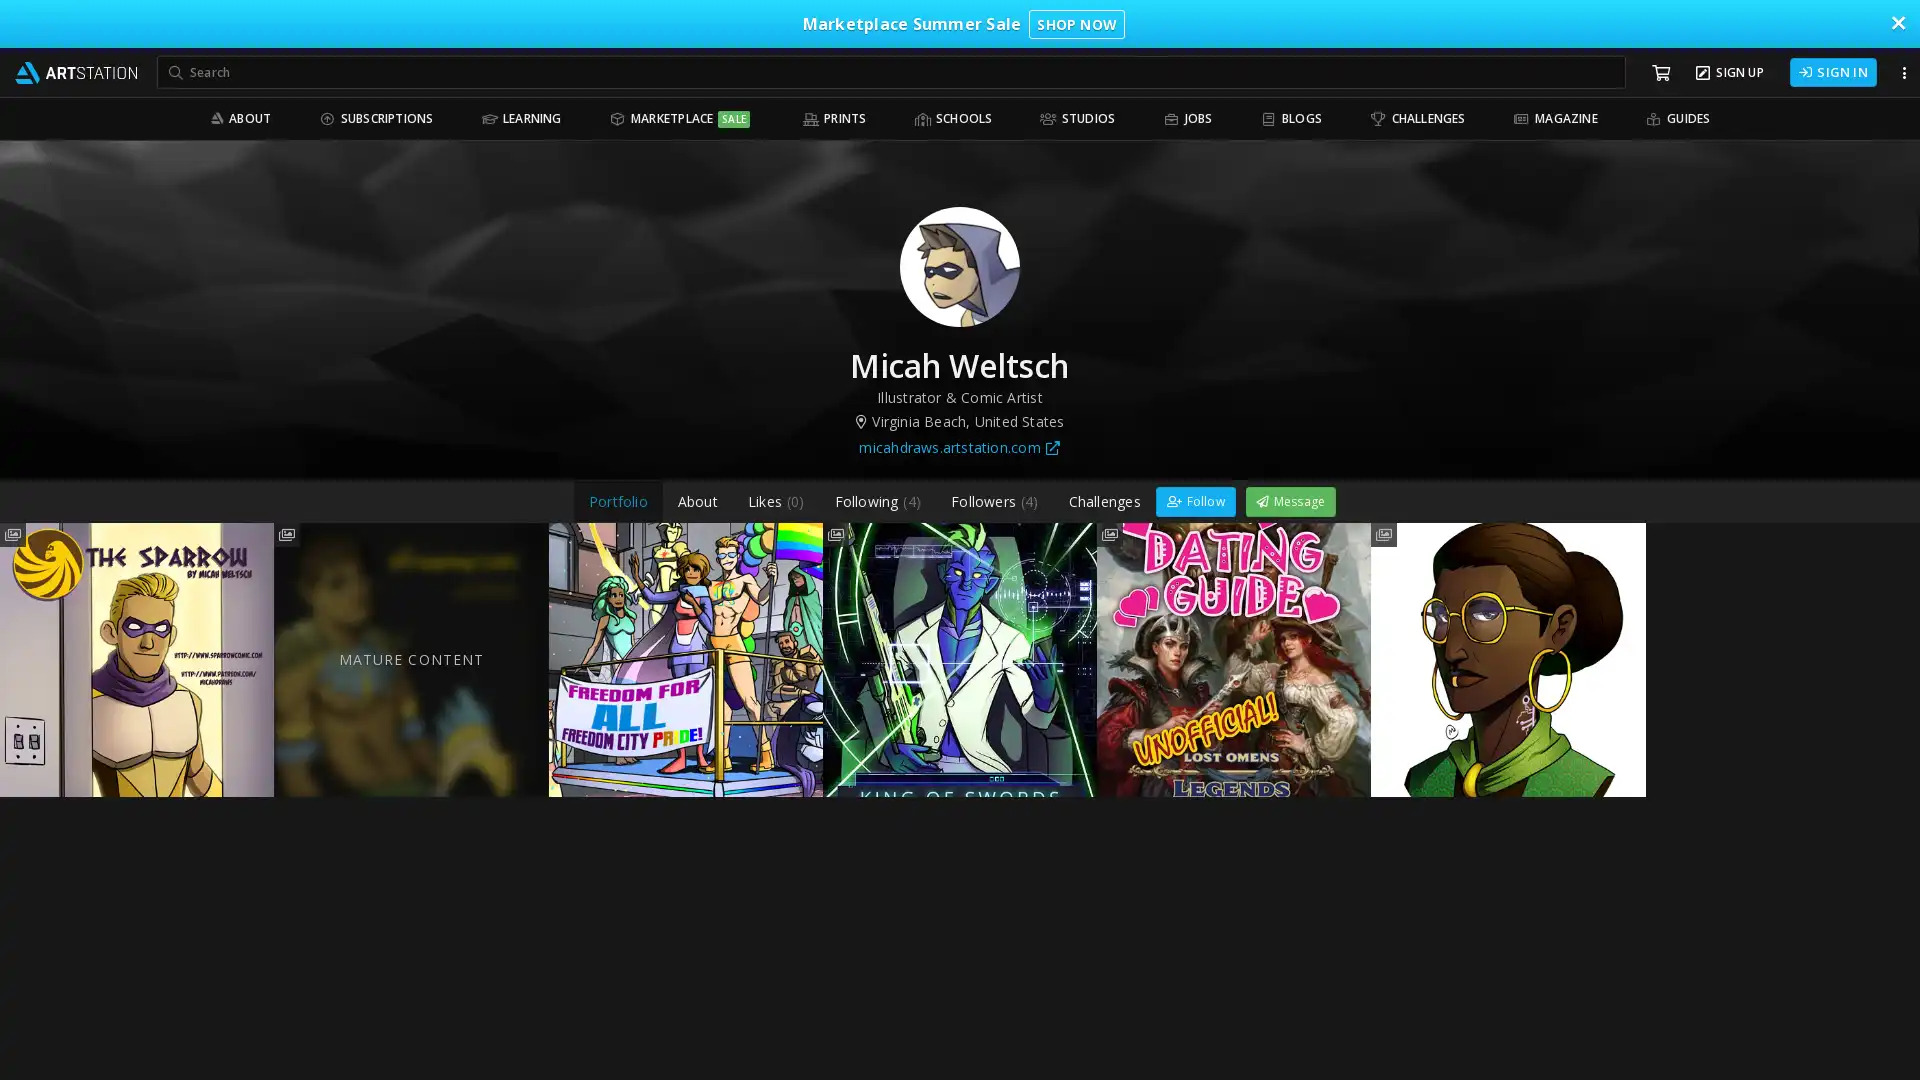 This screenshot has height=1080, width=1920. What do you see at coordinates (1083, 474) in the screenshot?
I see `Change to GBP` at bounding box center [1083, 474].